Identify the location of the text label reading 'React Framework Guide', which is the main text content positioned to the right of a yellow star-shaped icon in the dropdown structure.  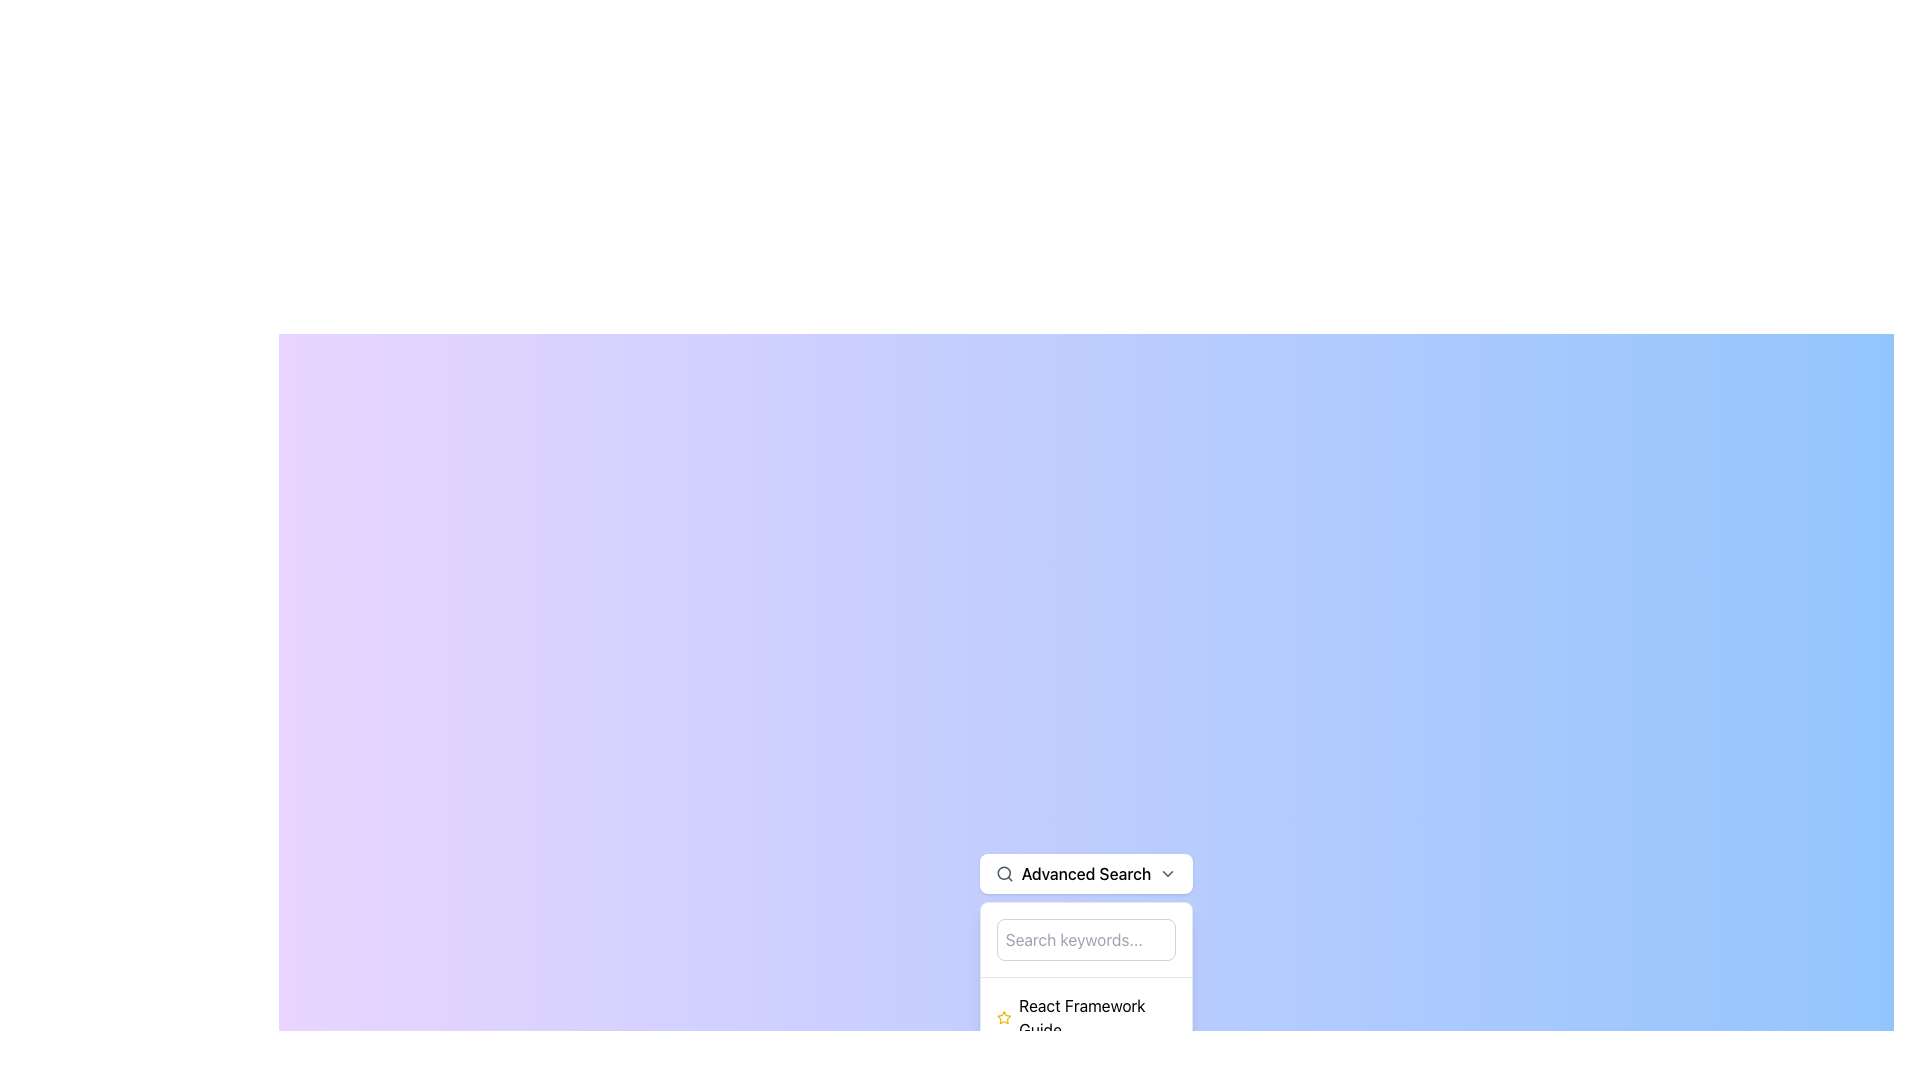
(1096, 1018).